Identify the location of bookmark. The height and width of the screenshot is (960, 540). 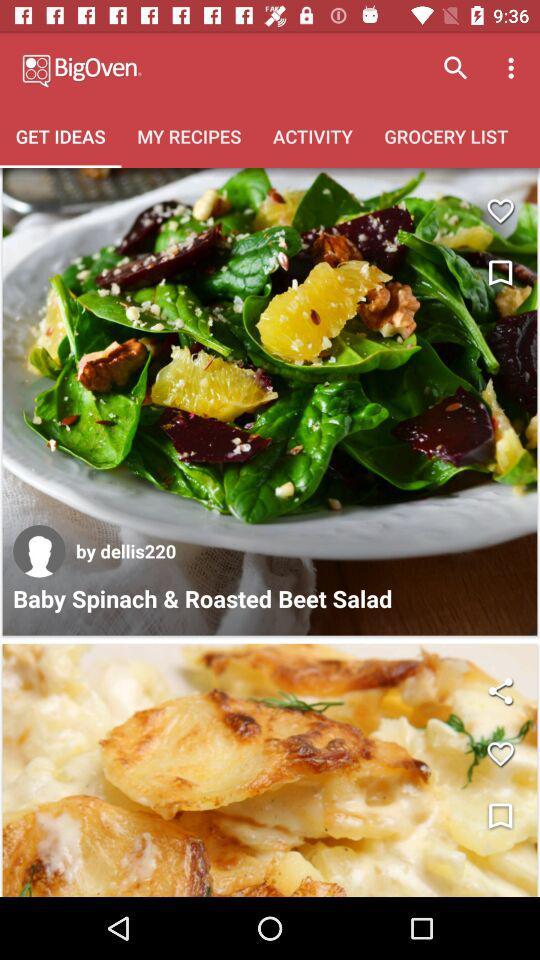
(499, 273).